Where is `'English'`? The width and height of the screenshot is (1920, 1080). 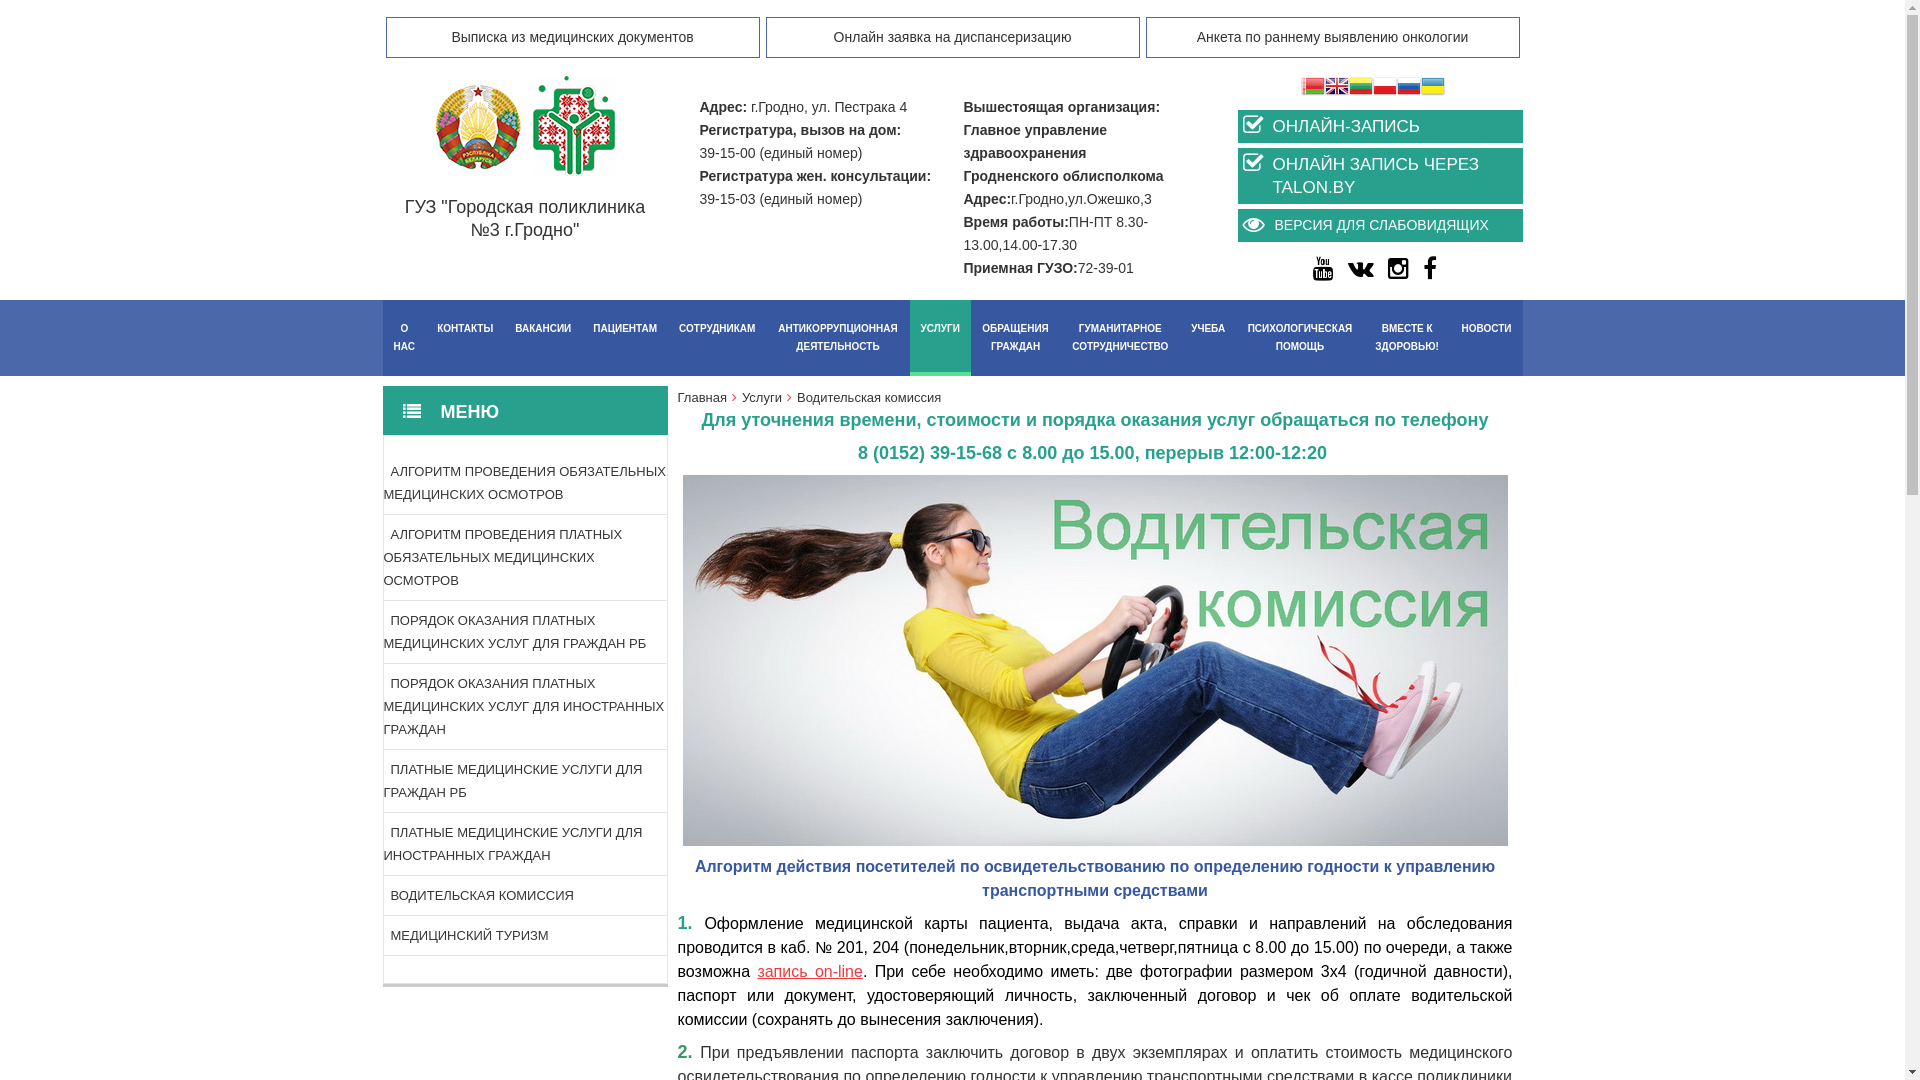
'English' is located at coordinates (1335, 87).